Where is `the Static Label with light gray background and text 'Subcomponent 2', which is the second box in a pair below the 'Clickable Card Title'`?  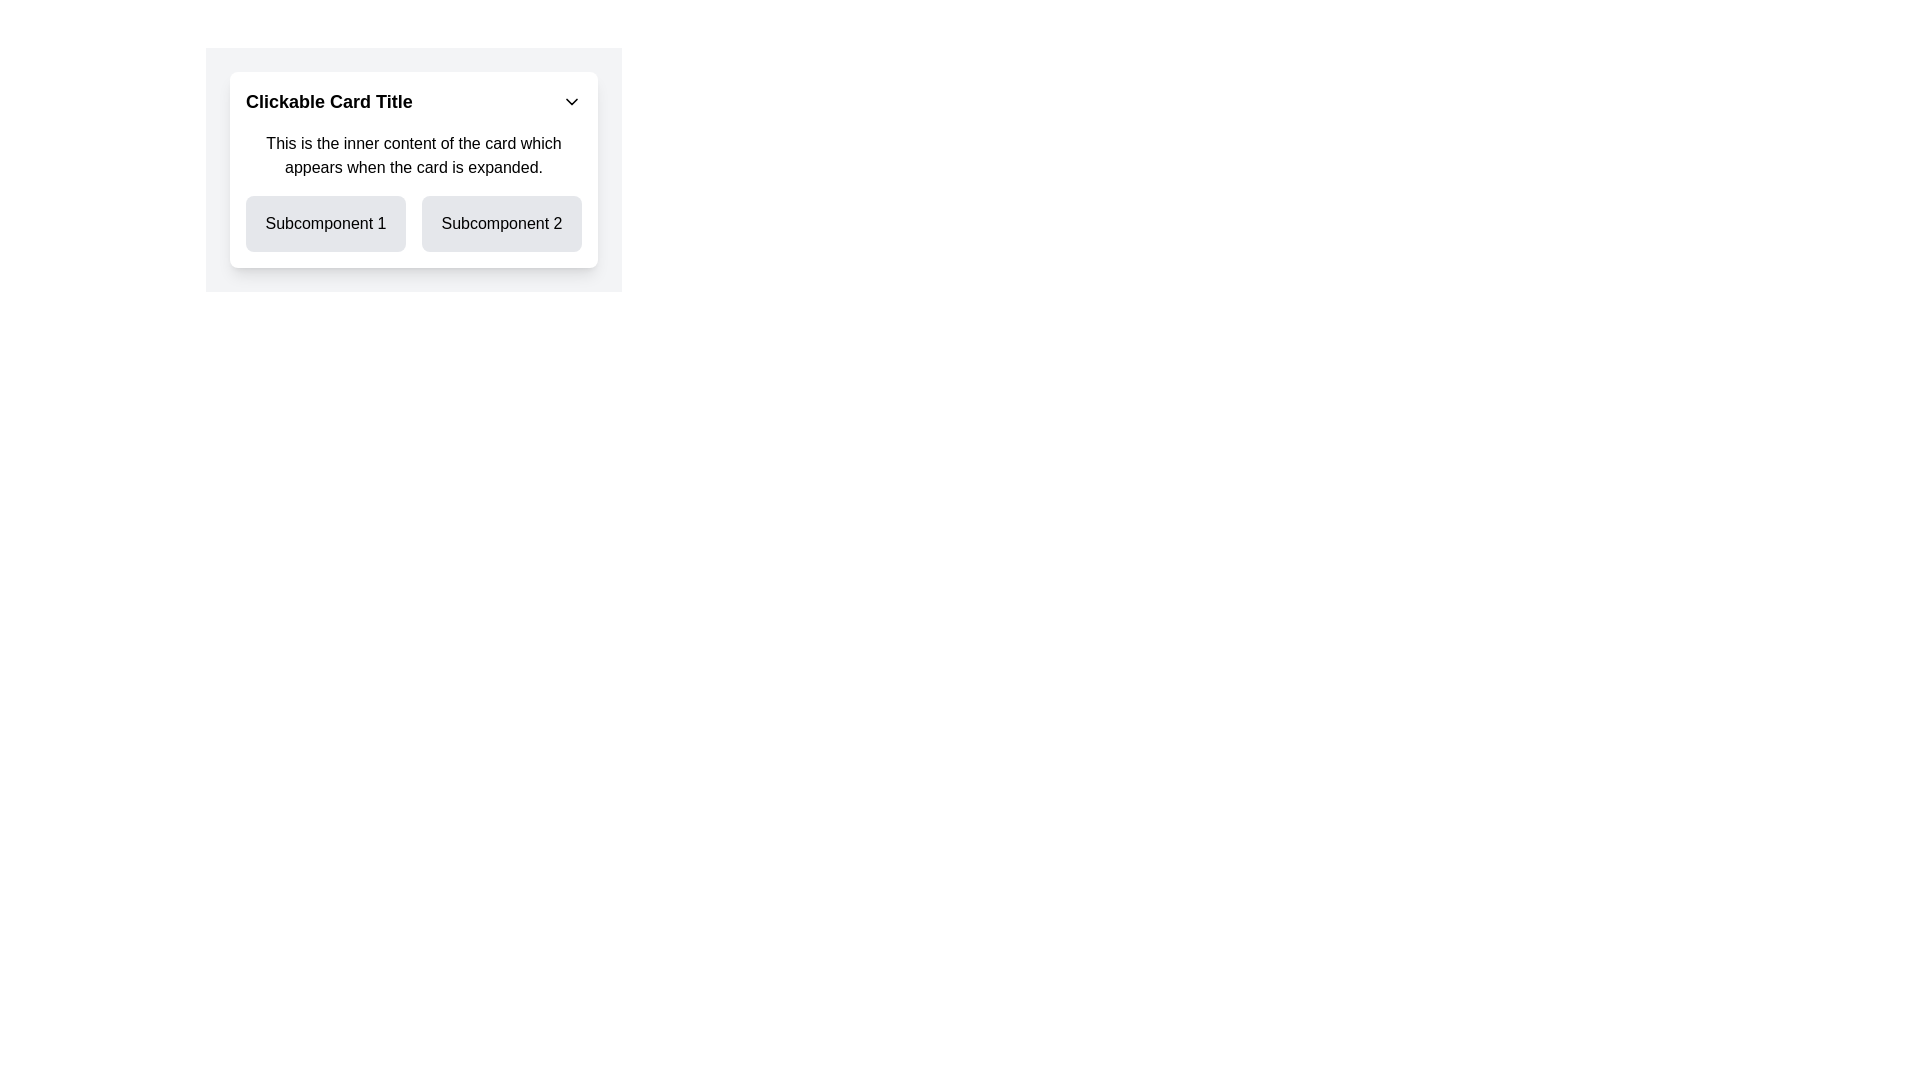
the Static Label with light gray background and text 'Subcomponent 2', which is the second box in a pair below the 'Clickable Card Title' is located at coordinates (502, 223).